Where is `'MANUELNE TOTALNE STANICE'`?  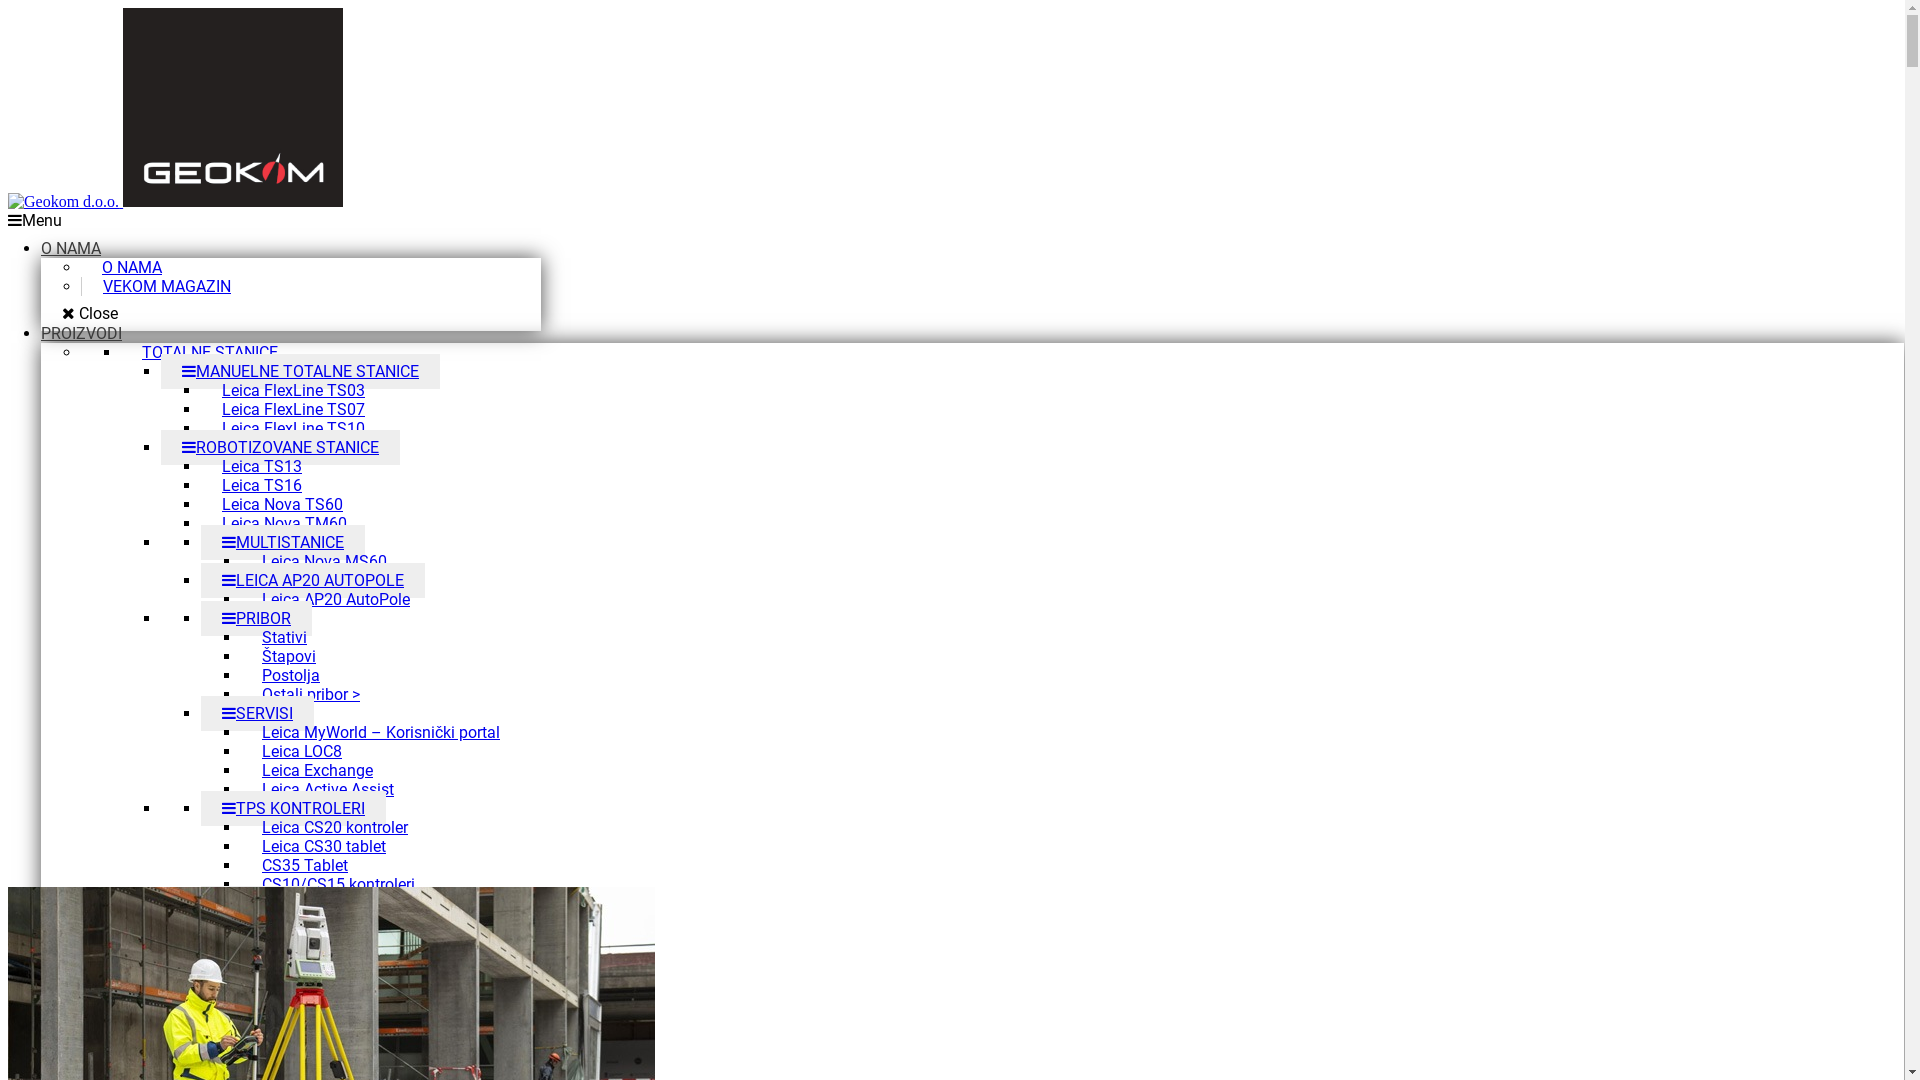
'MANUELNE TOTALNE STANICE' is located at coordinates (299, 371).